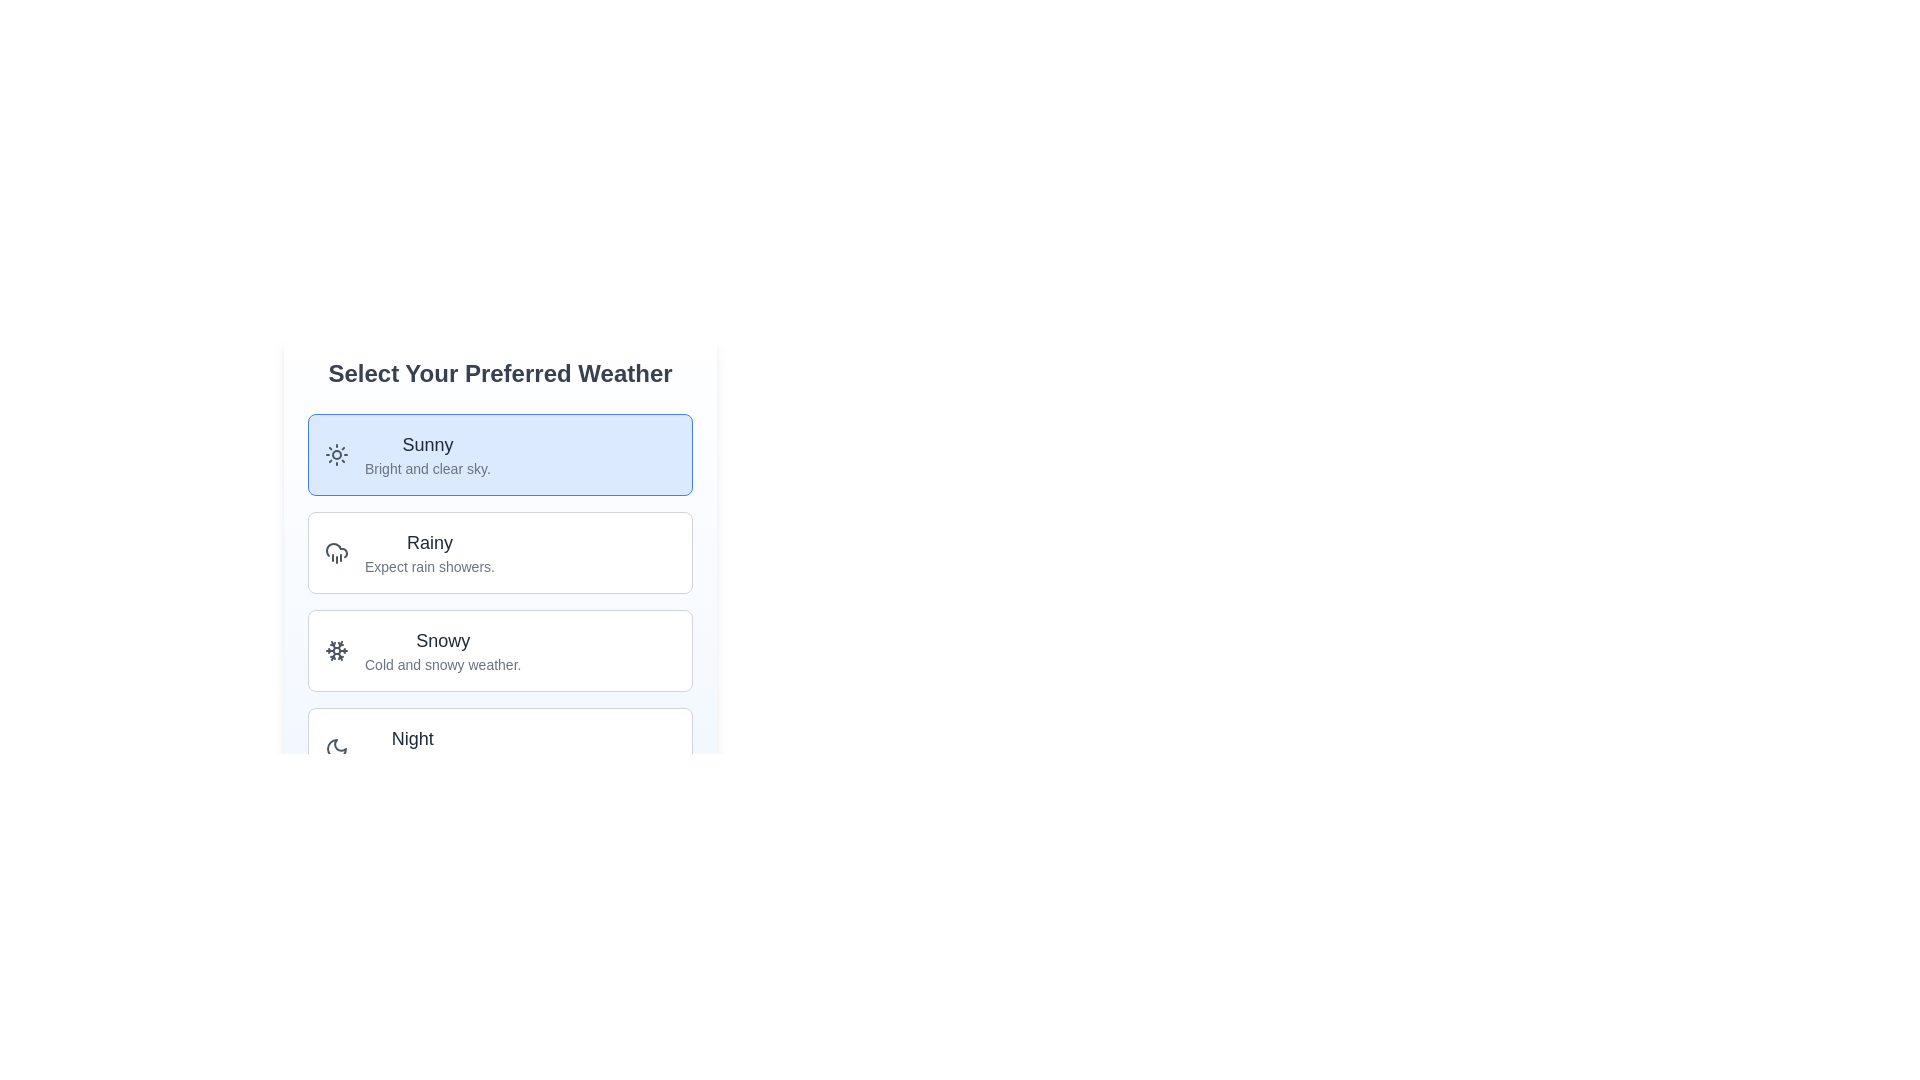  Describe the element at coordinates (426, 469) in the screenshot. I see `the descriptive text label explaining the 'Sunny' selection in the weather preference list, located directly below the larger 'Sunny' title text` at that location.